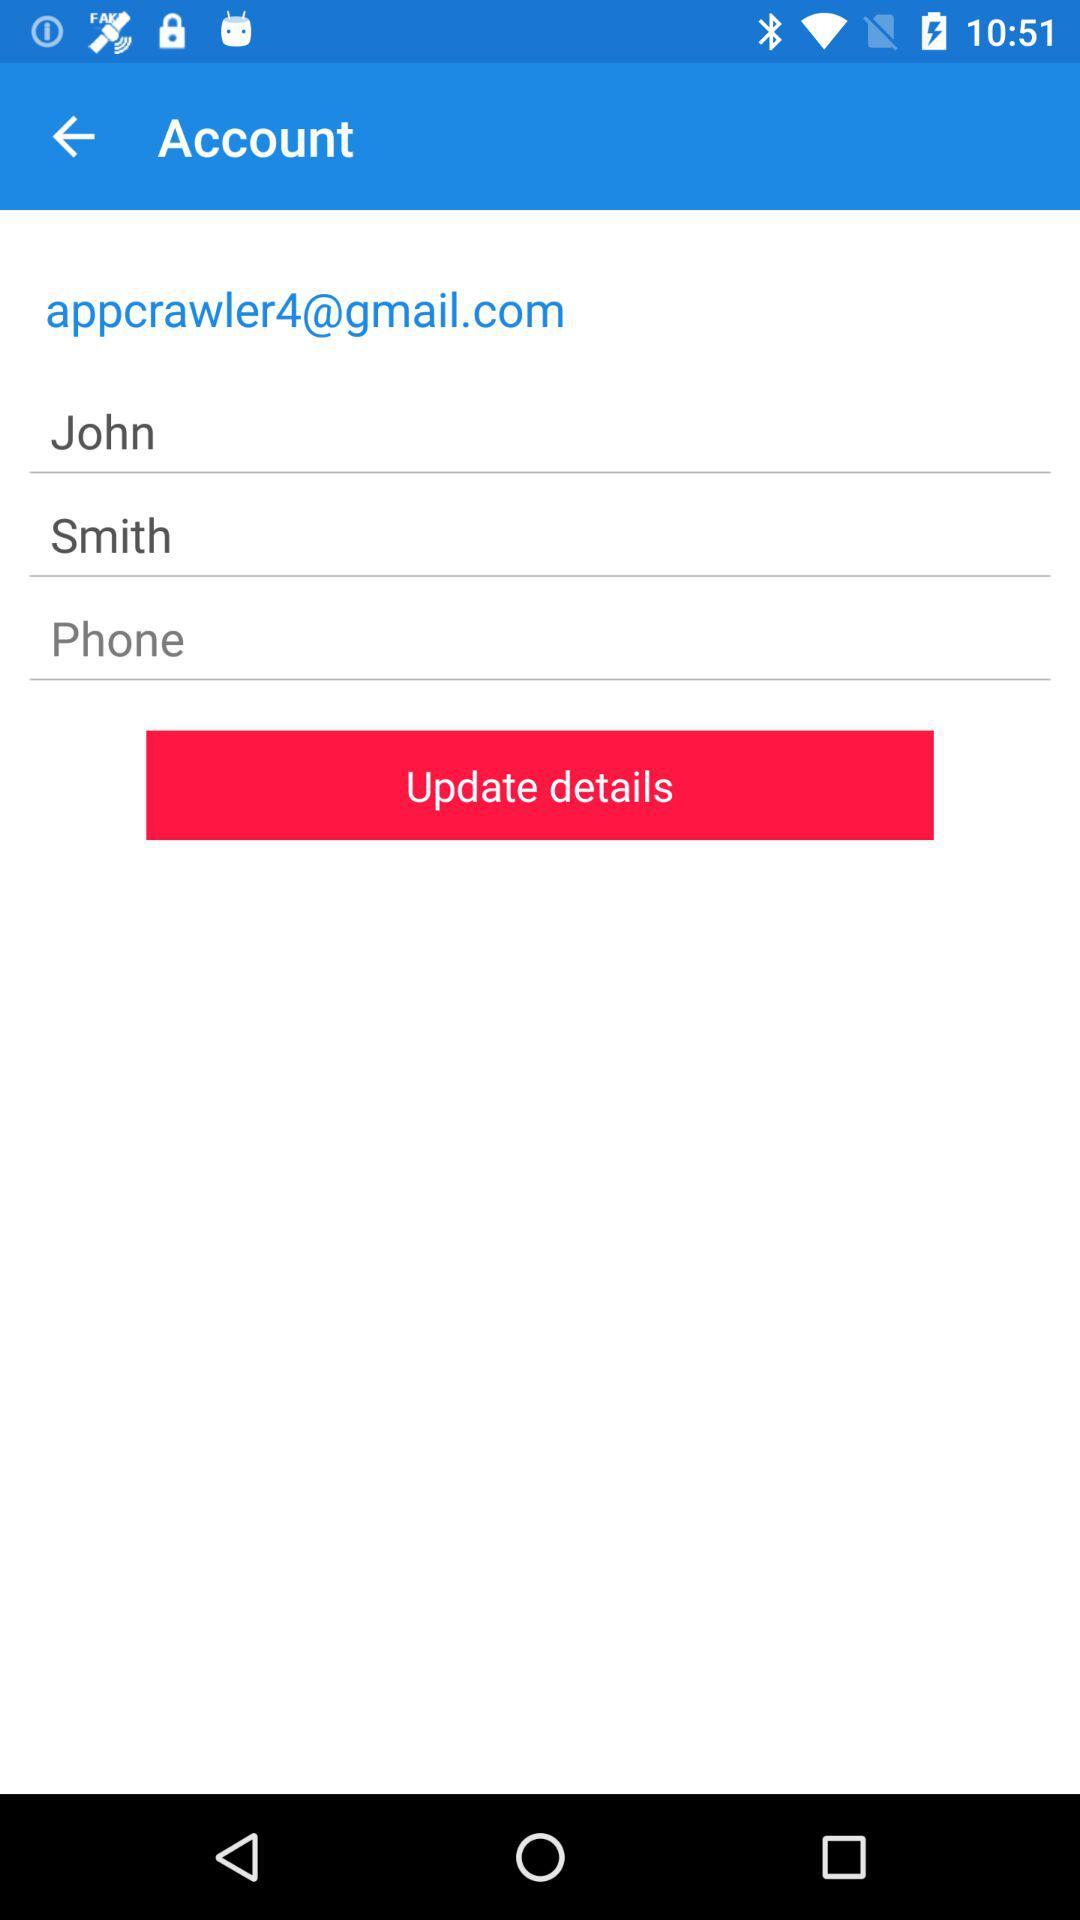 The height and width of the screenshot is (1920, 1080). Describe the element at coordinates (540, 307) in the screenshot. I see `the item above the john` at that location.